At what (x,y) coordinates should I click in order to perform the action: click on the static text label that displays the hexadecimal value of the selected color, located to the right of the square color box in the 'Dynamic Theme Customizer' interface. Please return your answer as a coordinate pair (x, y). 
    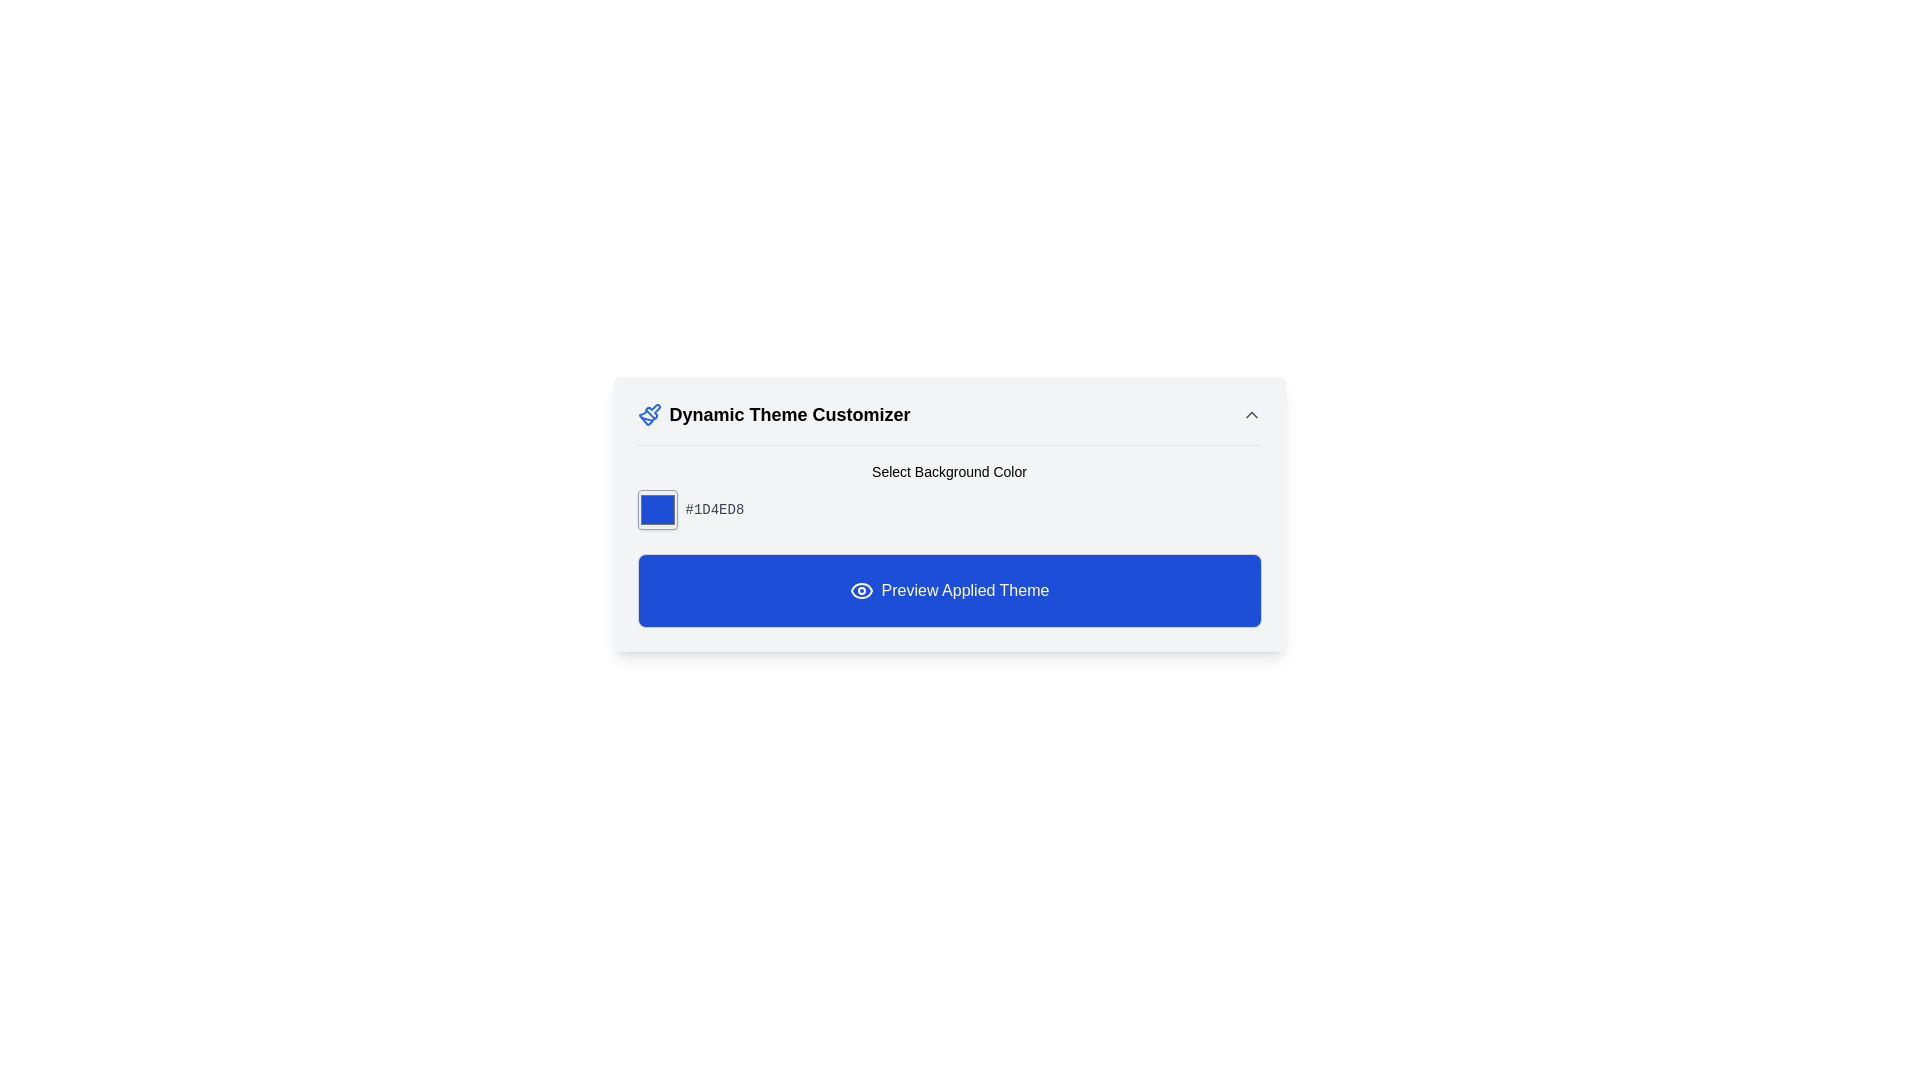
    Looking at the image, I should click on (714, 508).